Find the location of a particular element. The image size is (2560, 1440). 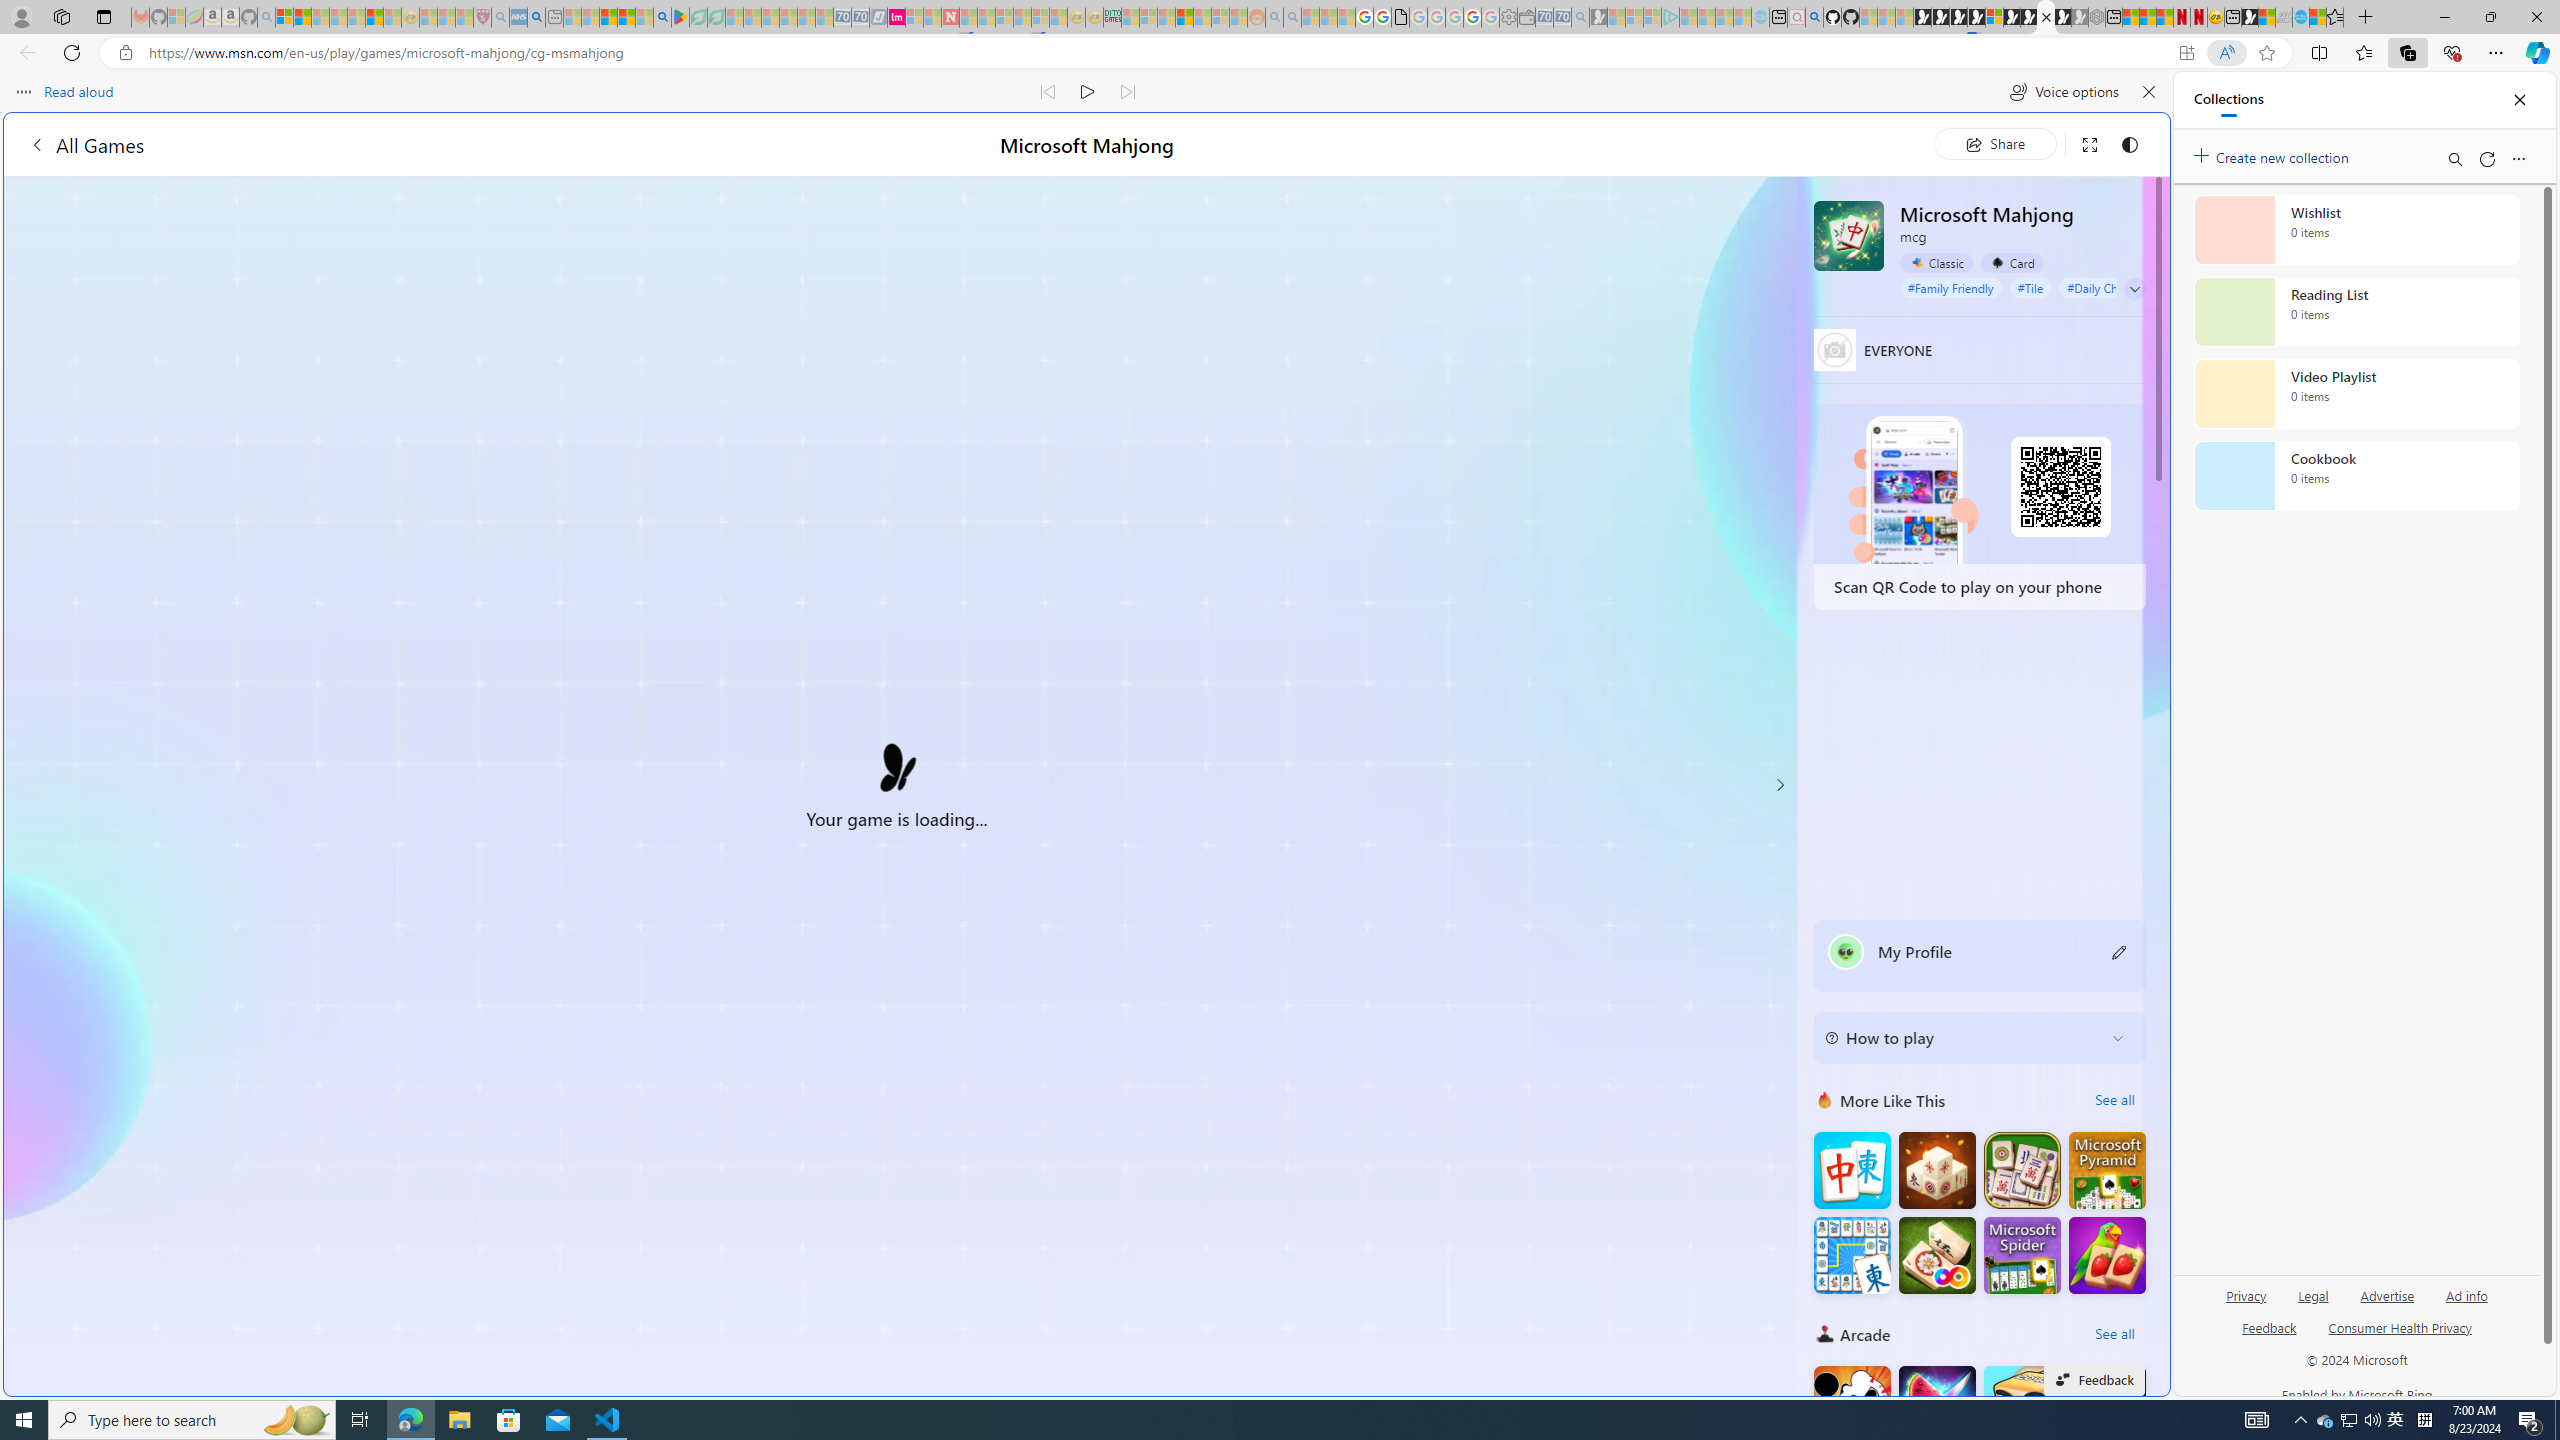

'Read previous paragraph' is located at coordinates (1048, 91).